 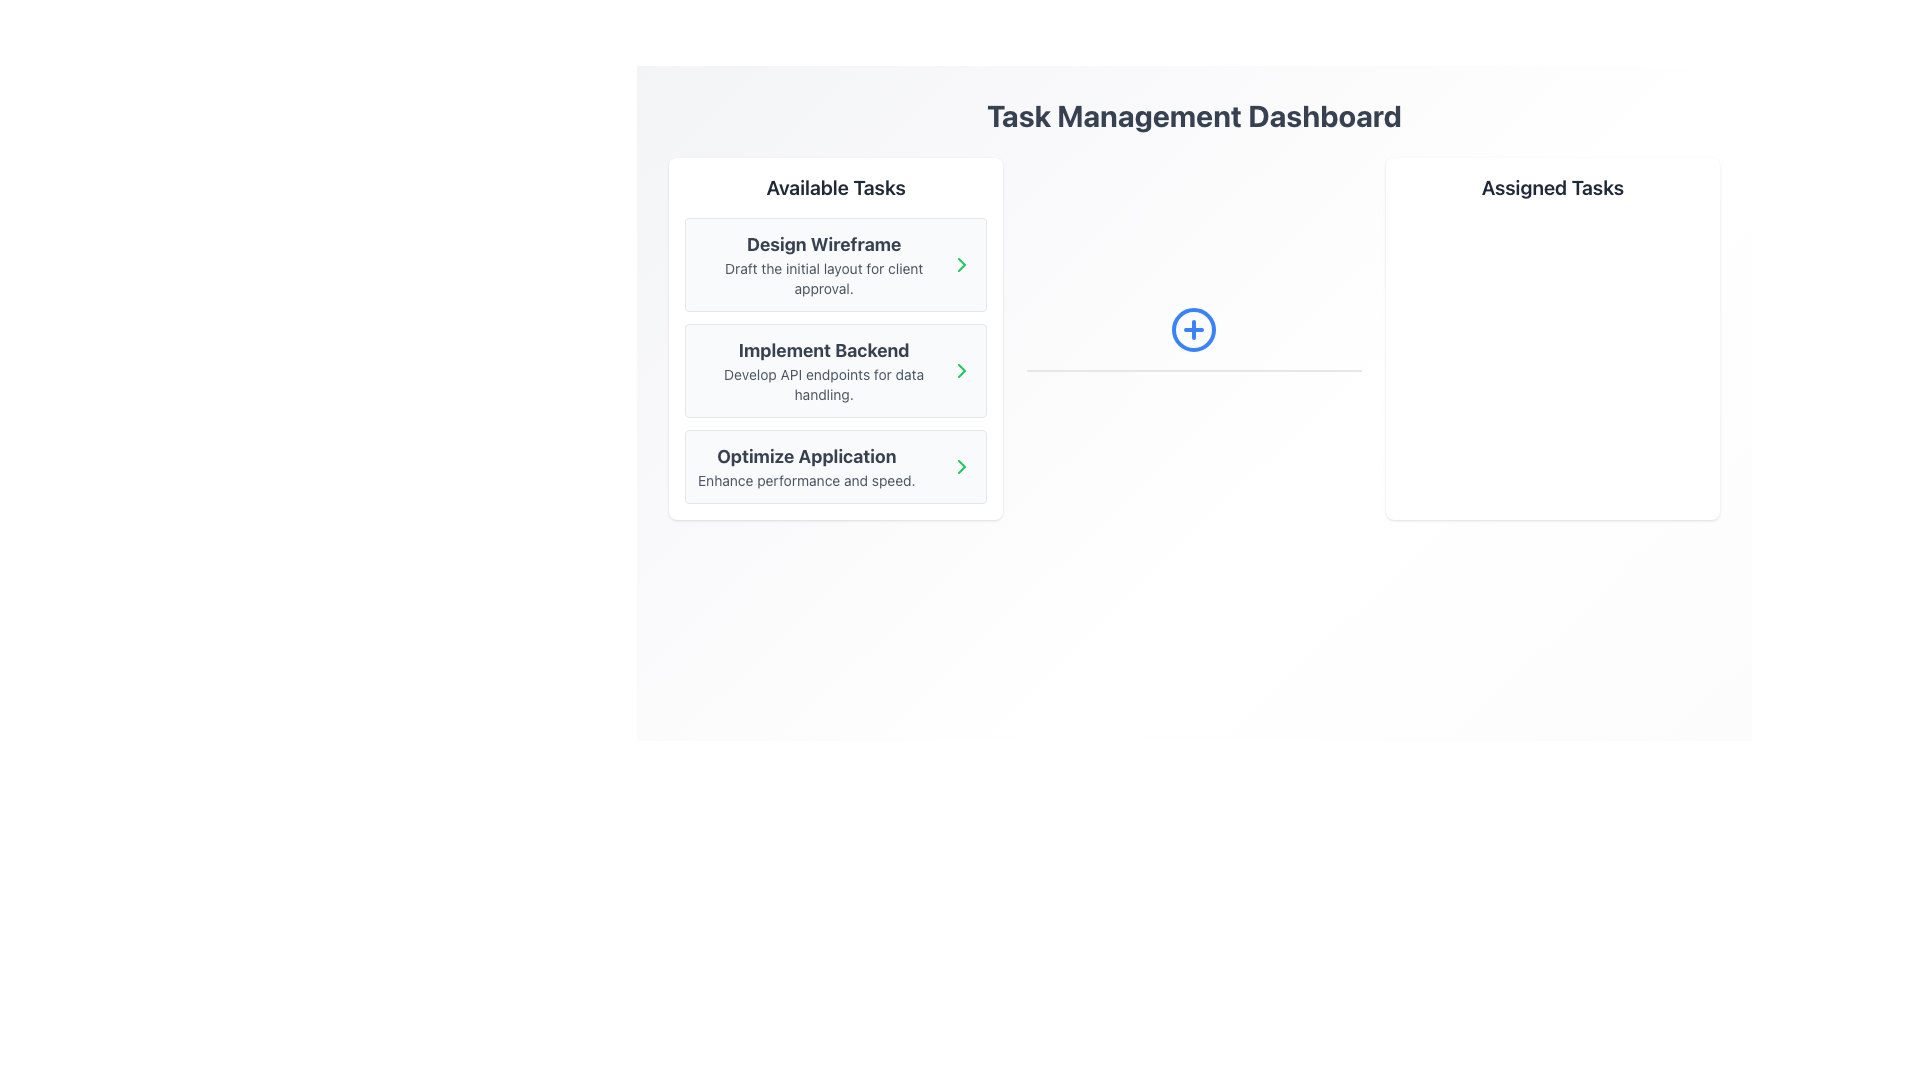 What do you see at coordinates (1194, 329) in the screenshot?
I see `the blue circle with a plus sign in the center, which is centrally located in the task management interface, aligned with 'Available Tasks' and 'Assigned Tasks'` at bounding box center [1194, 329].